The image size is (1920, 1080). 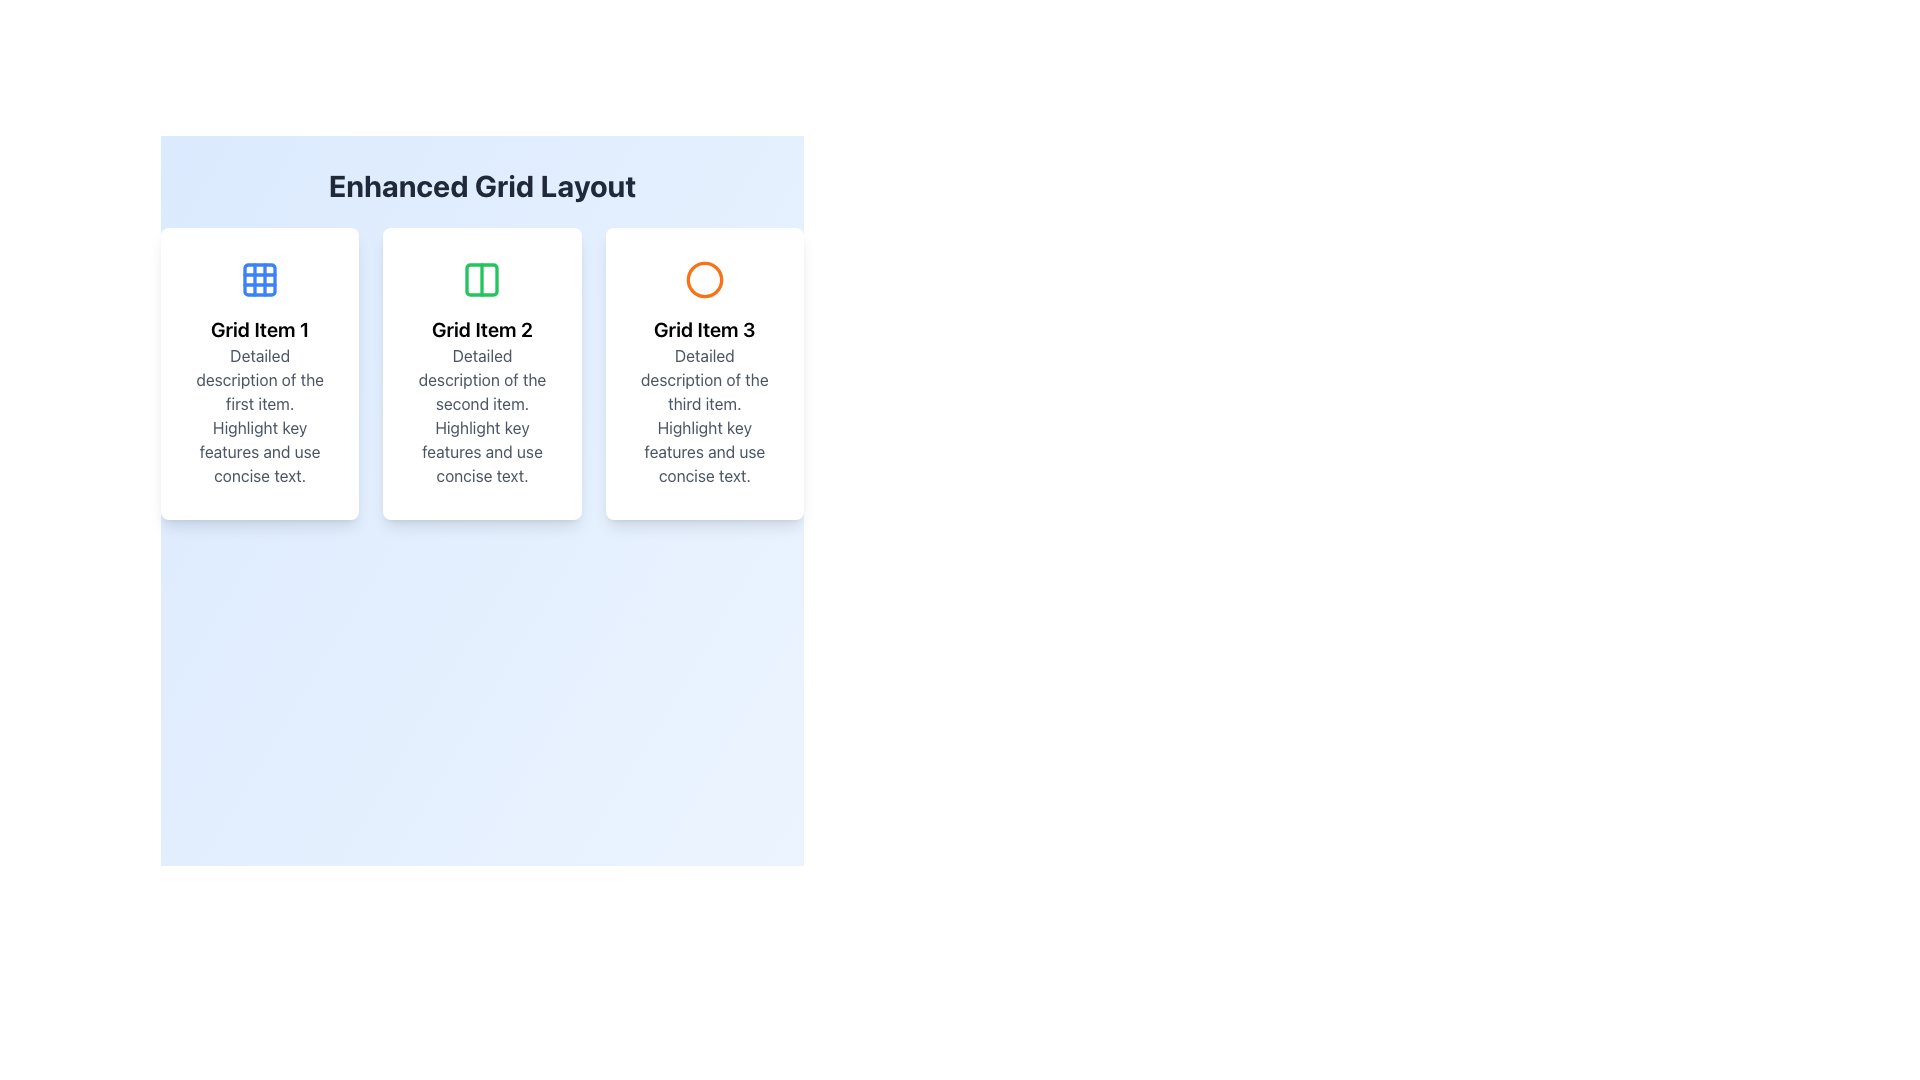 I want to click on the text in the detailed textual description block of 'Grid Item 1', located below the card's title and icon, so click(x=259, y=415).